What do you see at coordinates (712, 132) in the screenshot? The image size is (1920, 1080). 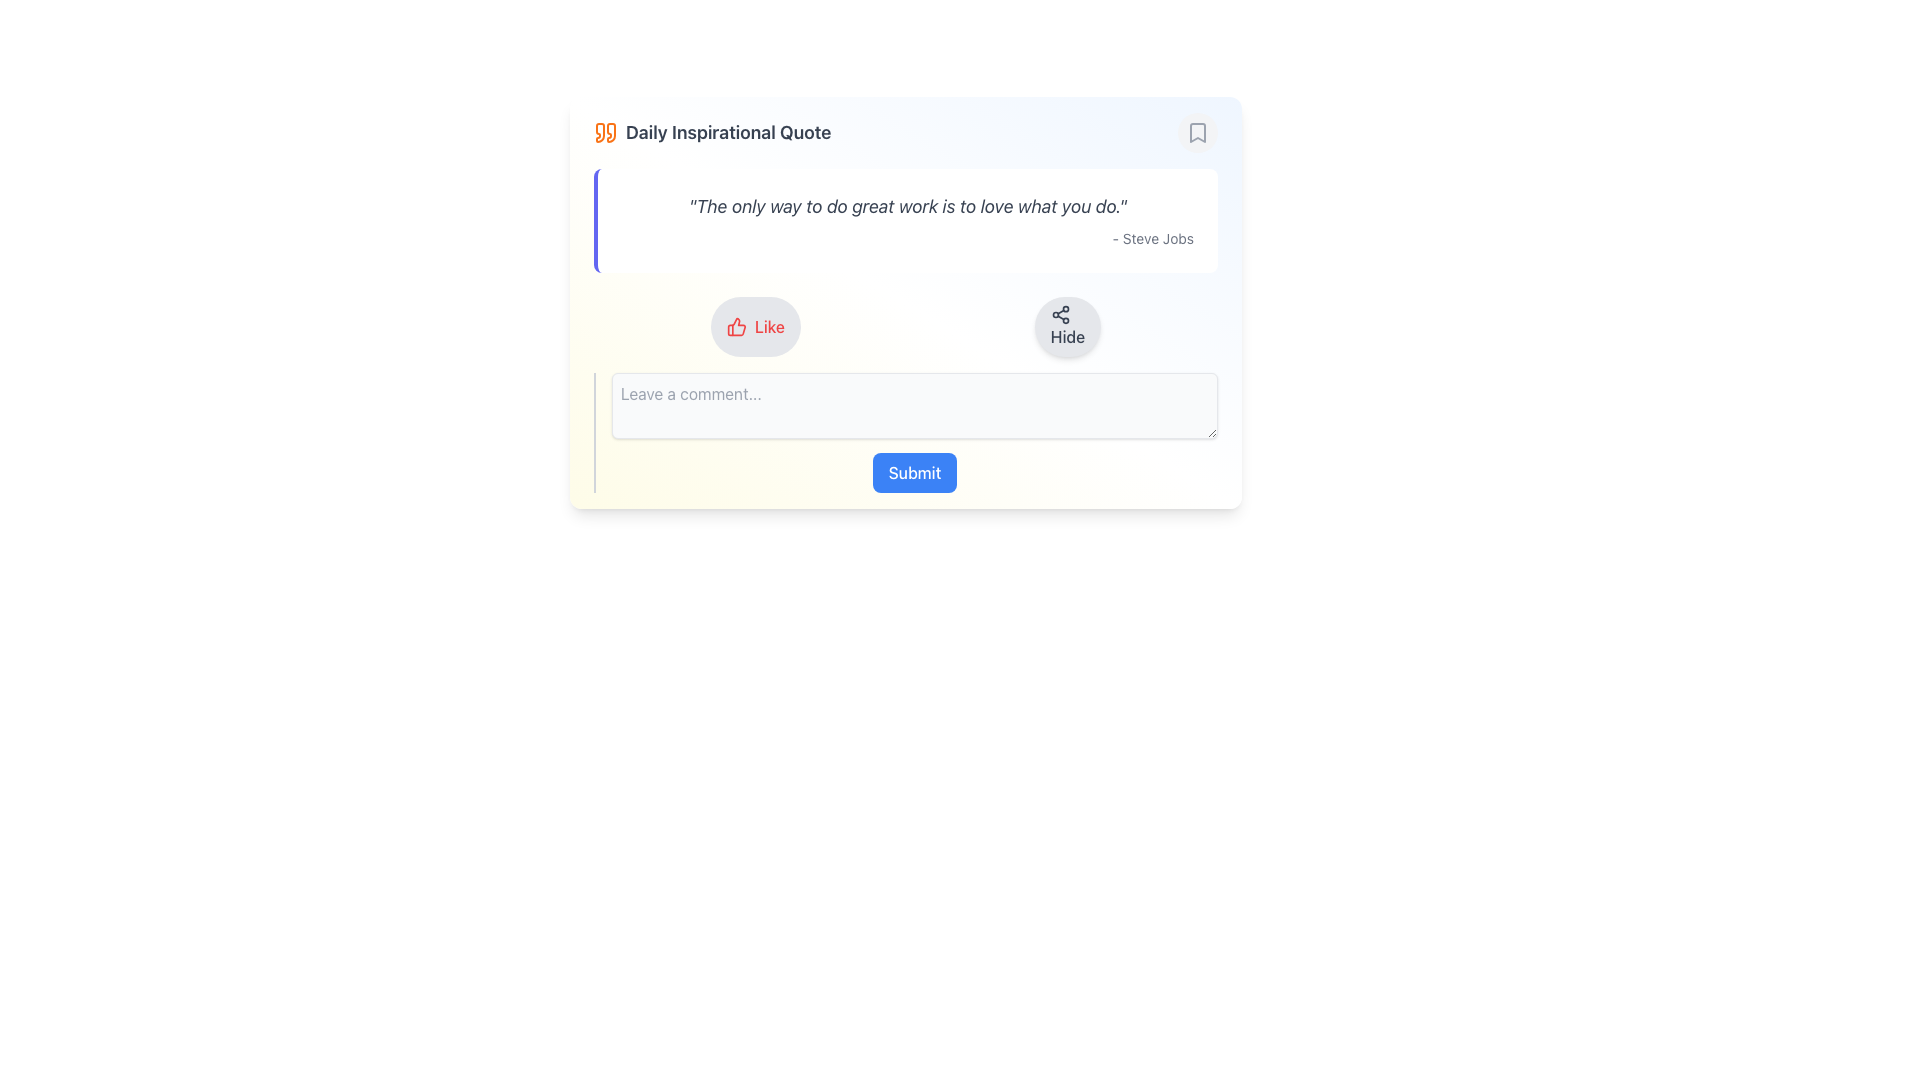 I see `the Text Label that serves as a title for the section indicating the purpose of the content below, which provides daily inspirational quotes` at bounding box center [712, 132].